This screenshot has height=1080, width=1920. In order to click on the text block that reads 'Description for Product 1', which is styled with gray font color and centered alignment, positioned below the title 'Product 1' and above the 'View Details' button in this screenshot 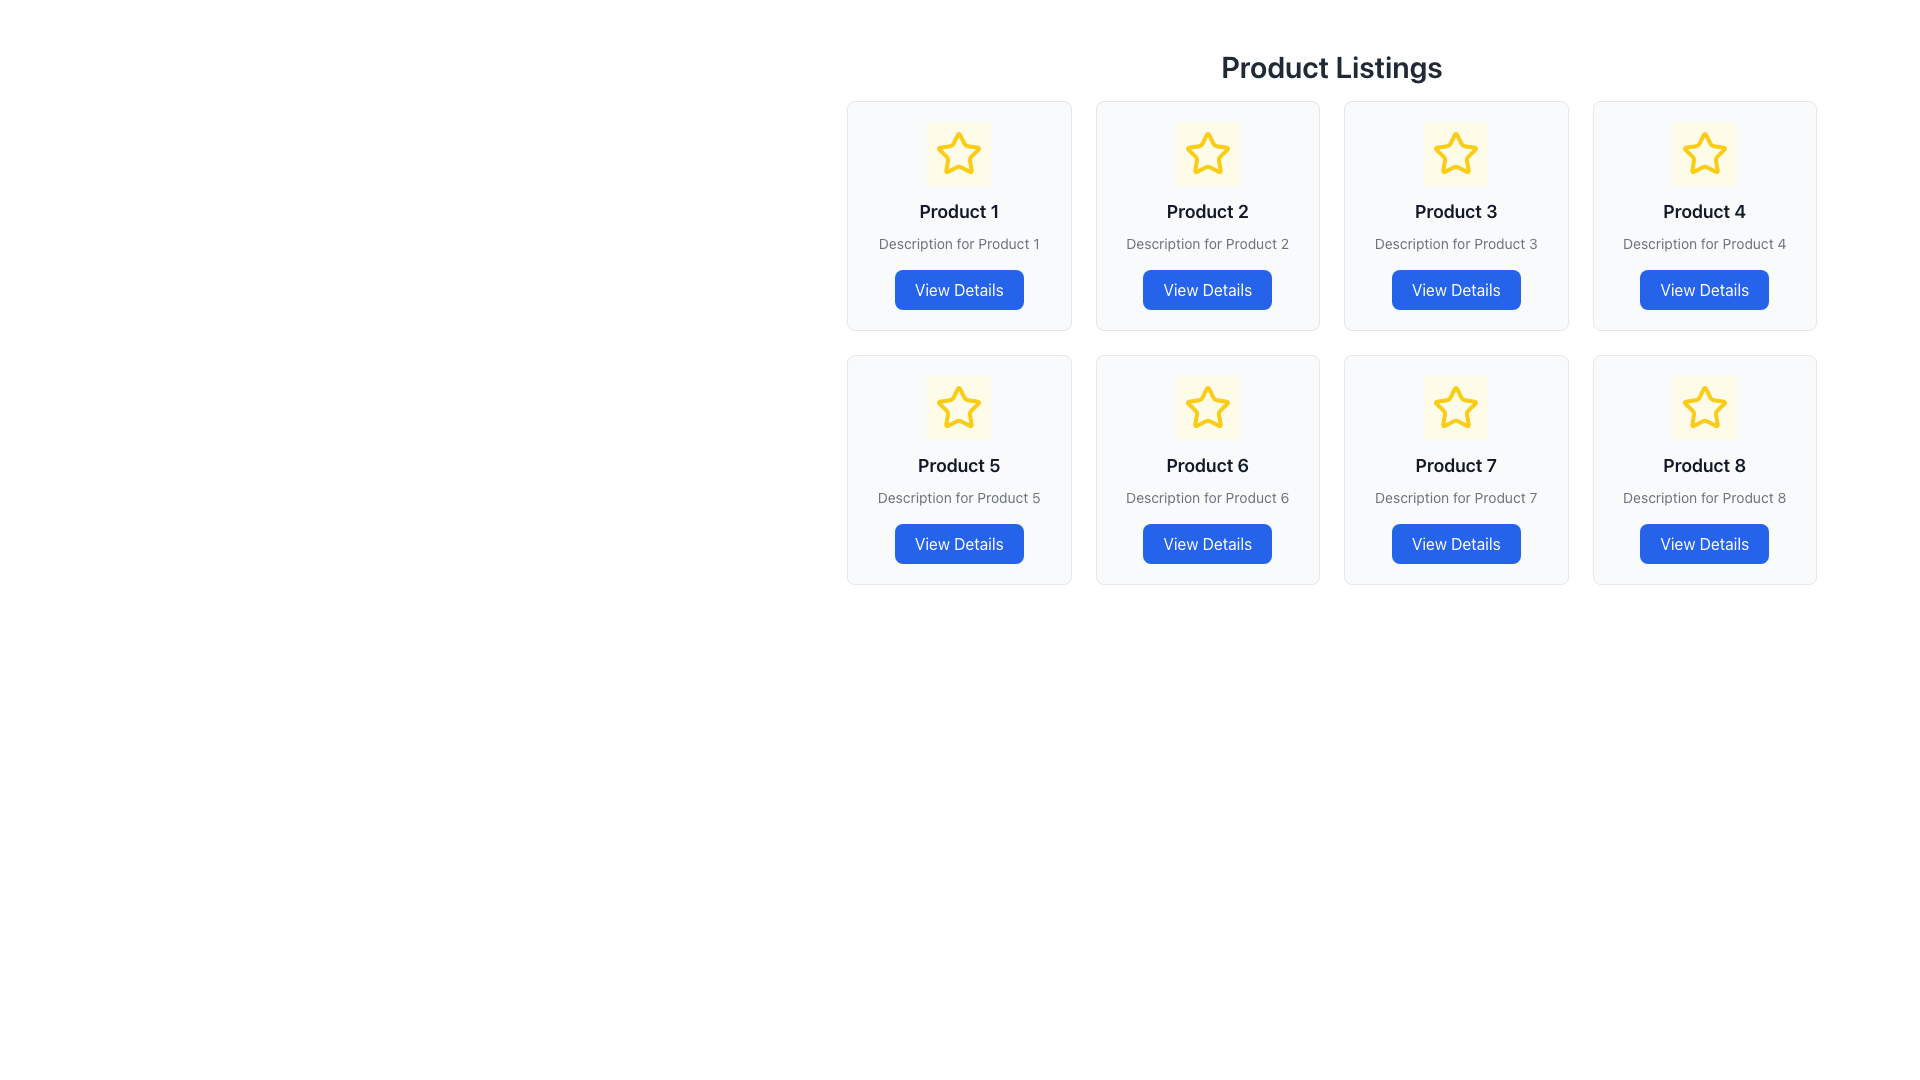, I will do `click(958, 242)`.